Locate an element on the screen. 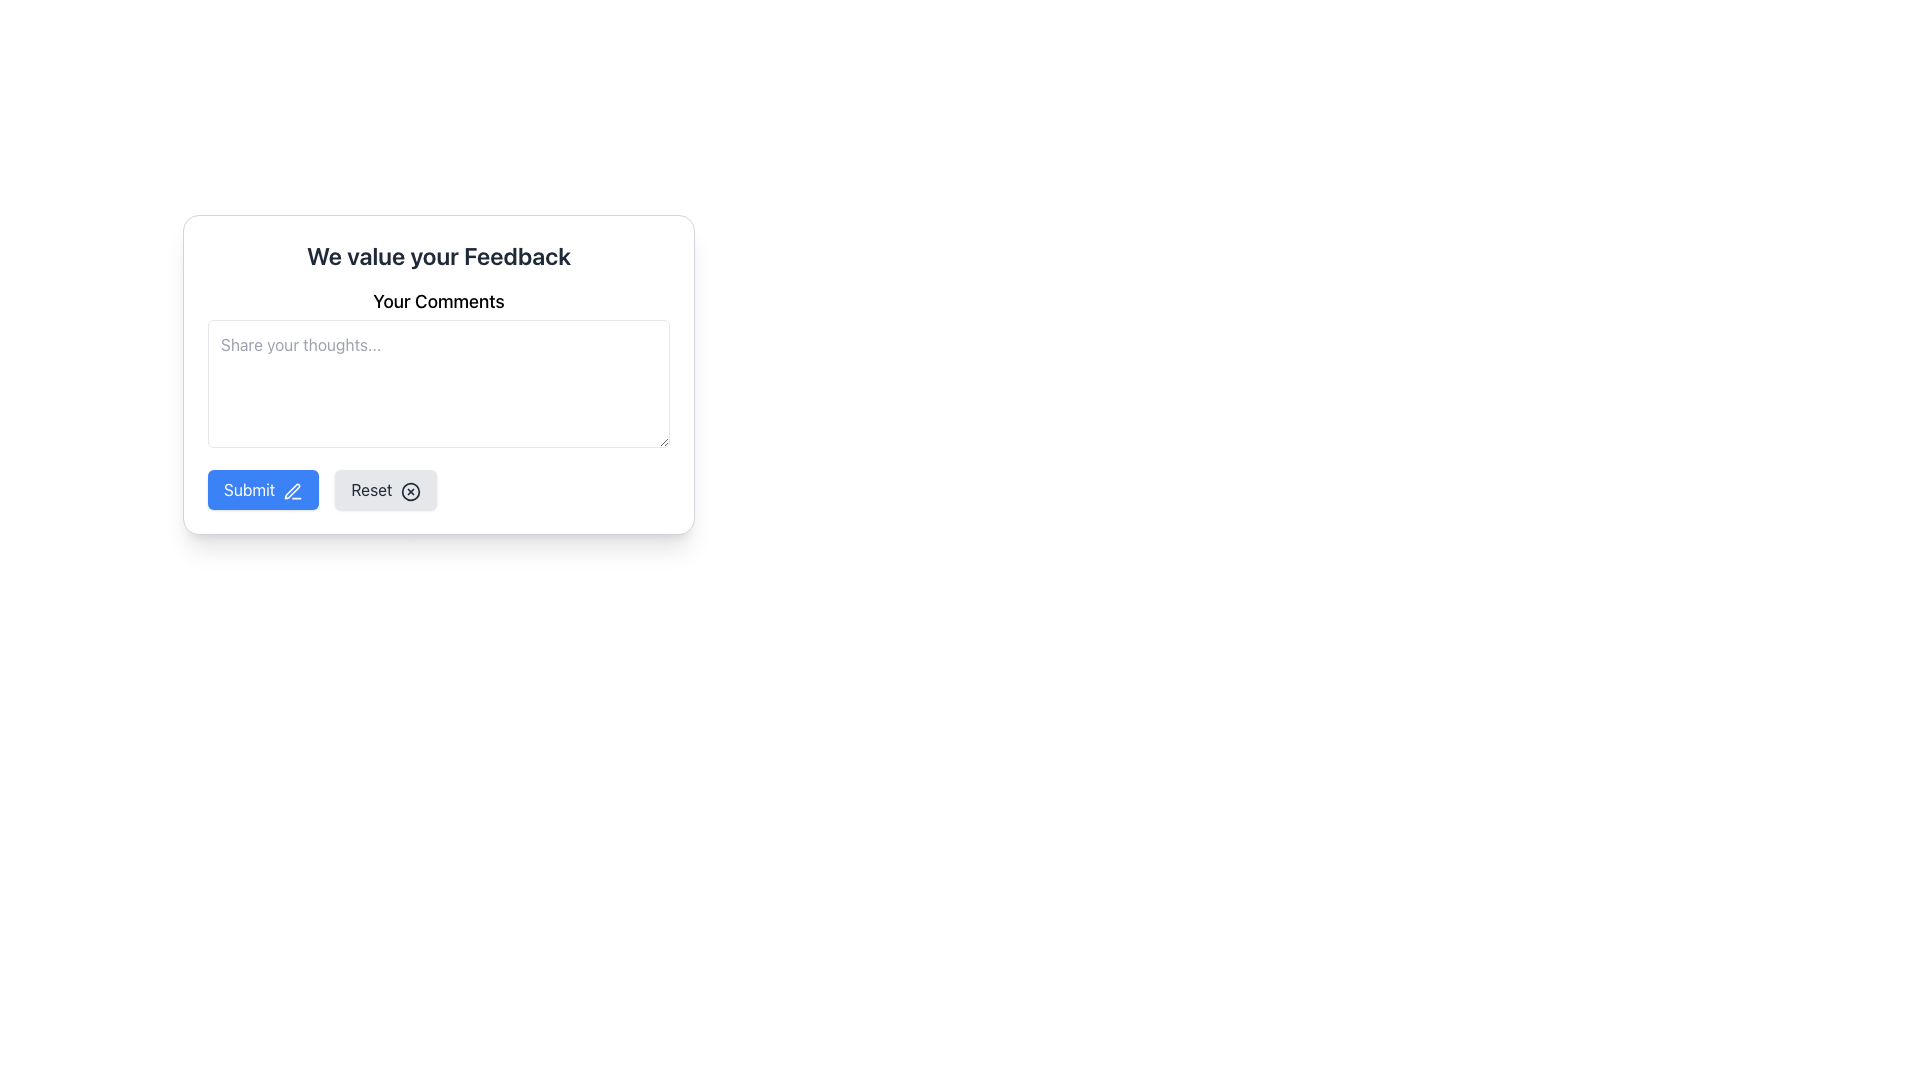  the Textarea input field labeled 'We value your Feedback' is located at coordinates (437, 370).